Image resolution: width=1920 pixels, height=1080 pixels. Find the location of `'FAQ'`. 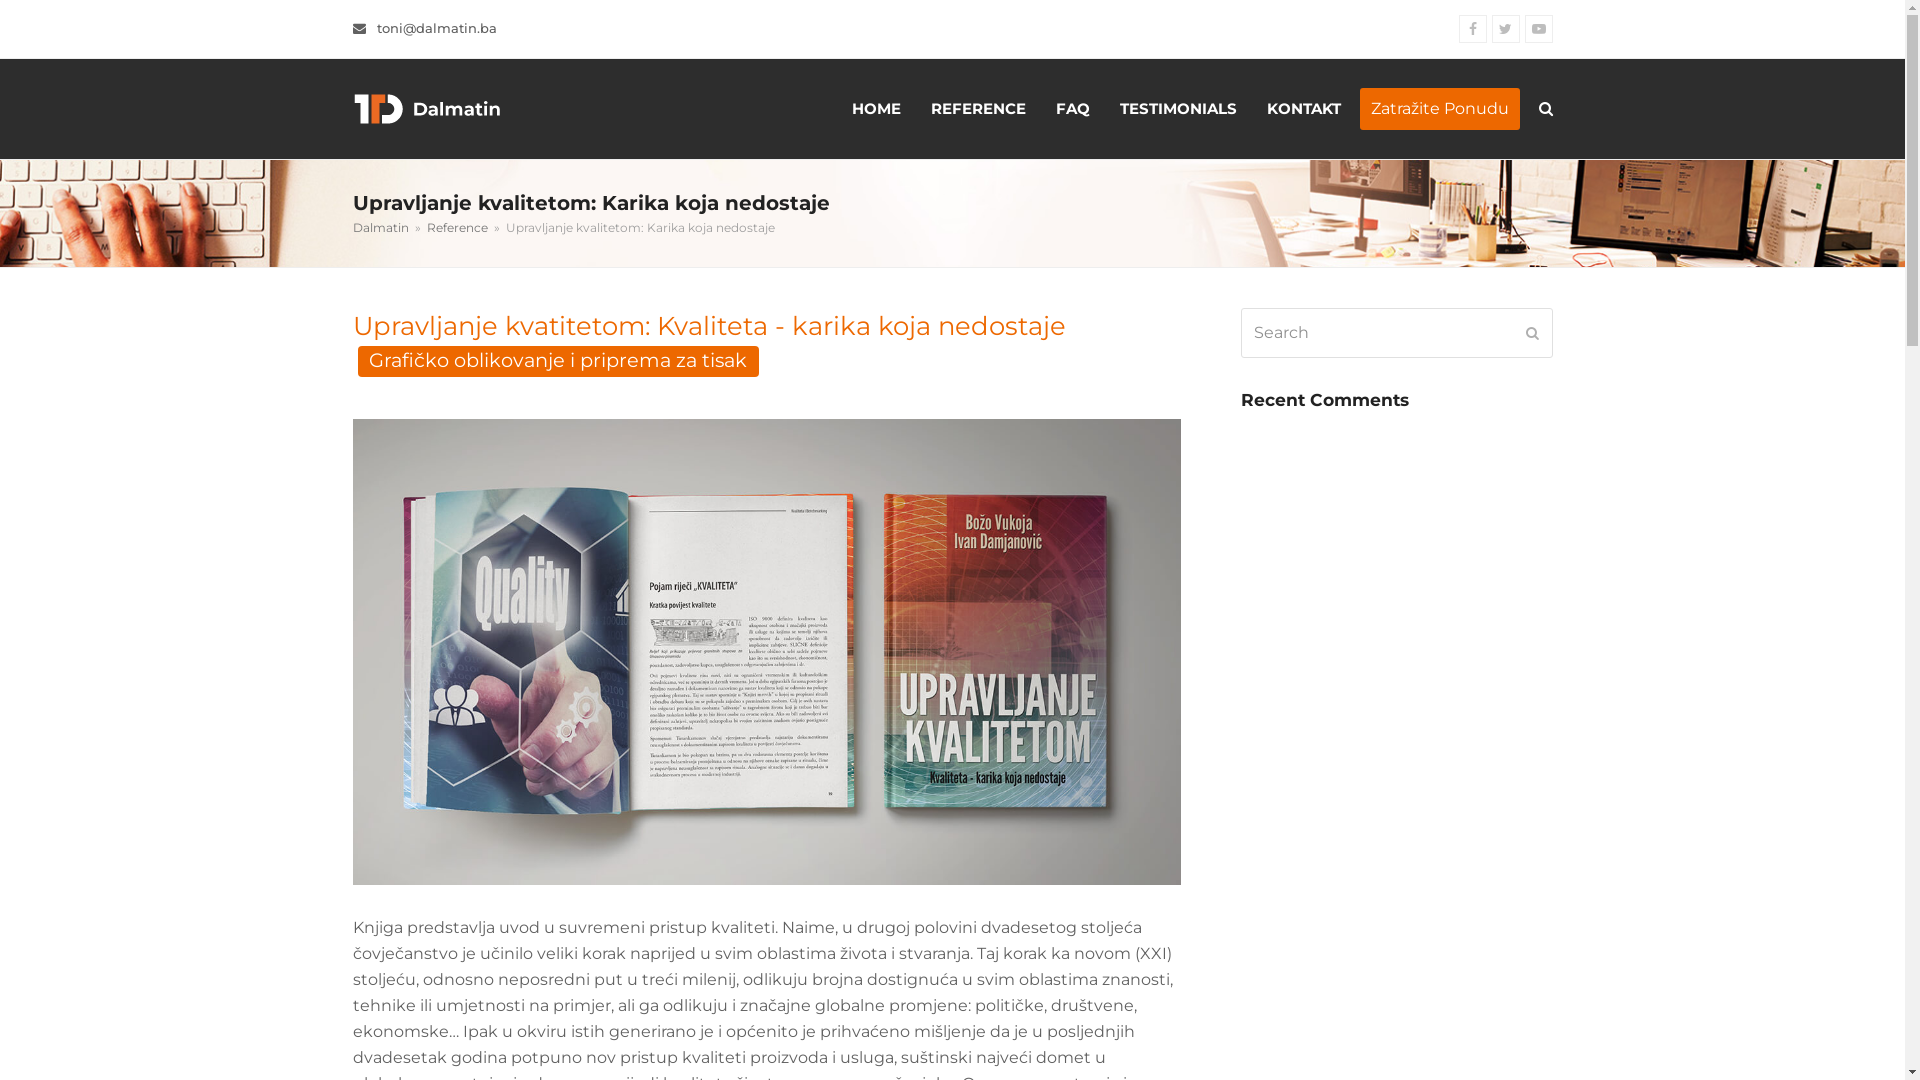

'FAQ' is located at coordinates (1070, 108).